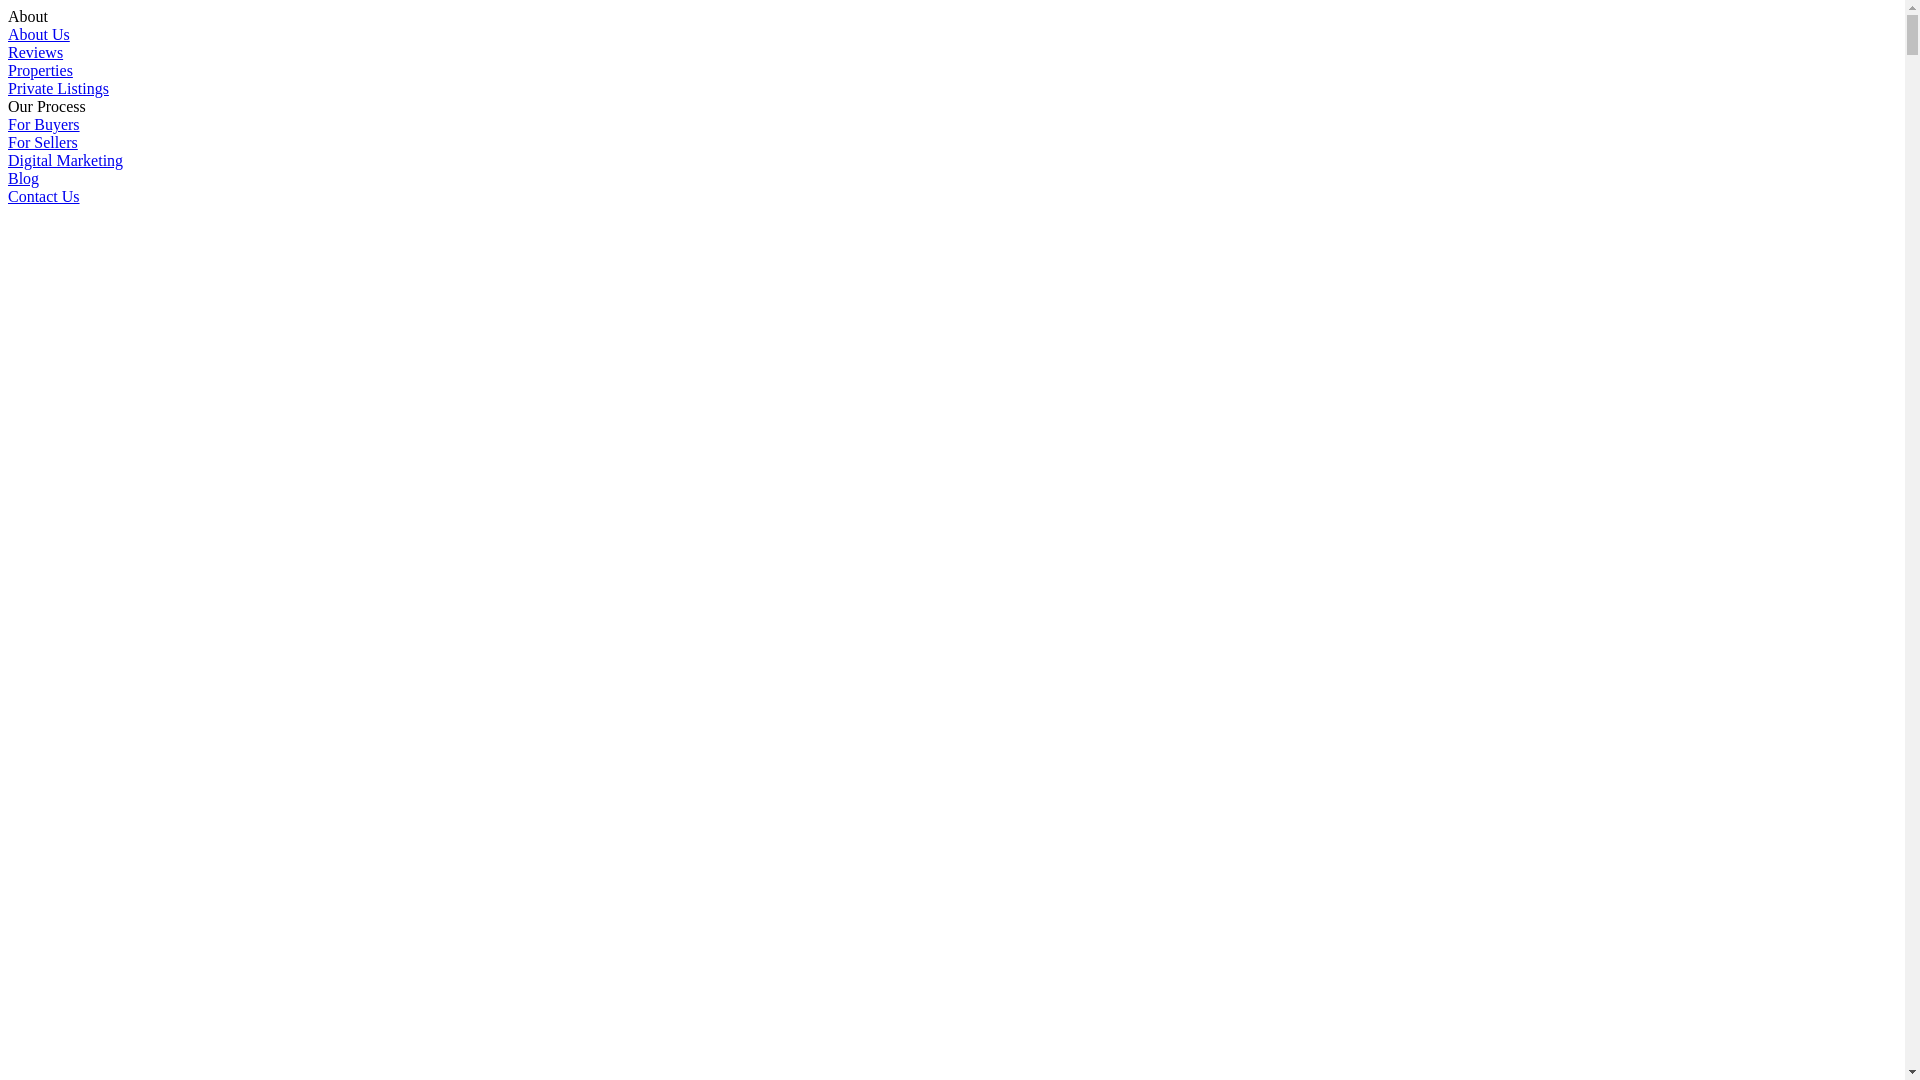 This screenshot has height=1080, width=1920. I want to click on 'Reviews', so click(35, 51).